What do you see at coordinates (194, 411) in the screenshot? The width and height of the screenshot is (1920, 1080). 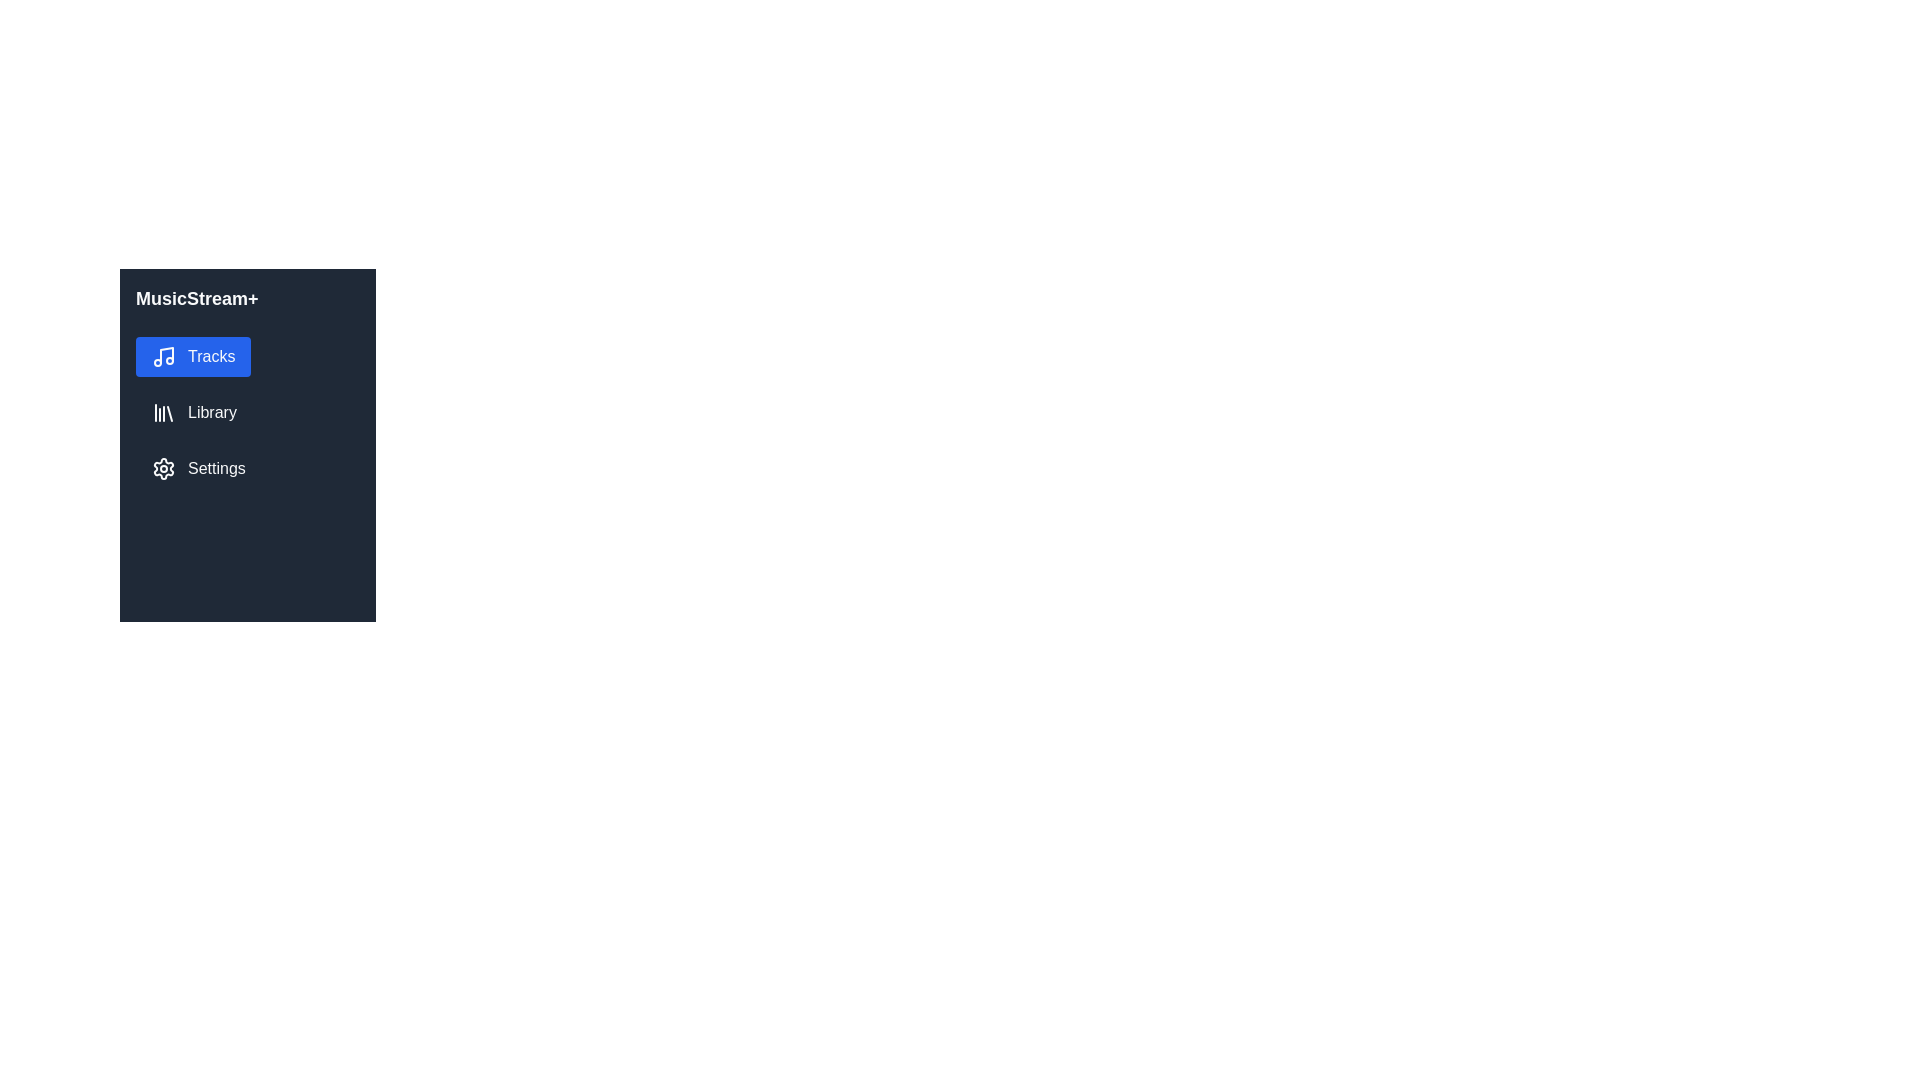 I see `the 'Library' navigation button located in the sidebar 'MusicStream+', positioned below the 'Tracks' menu item and above the 'Settings' menu item` at bounding box center [194, 411].